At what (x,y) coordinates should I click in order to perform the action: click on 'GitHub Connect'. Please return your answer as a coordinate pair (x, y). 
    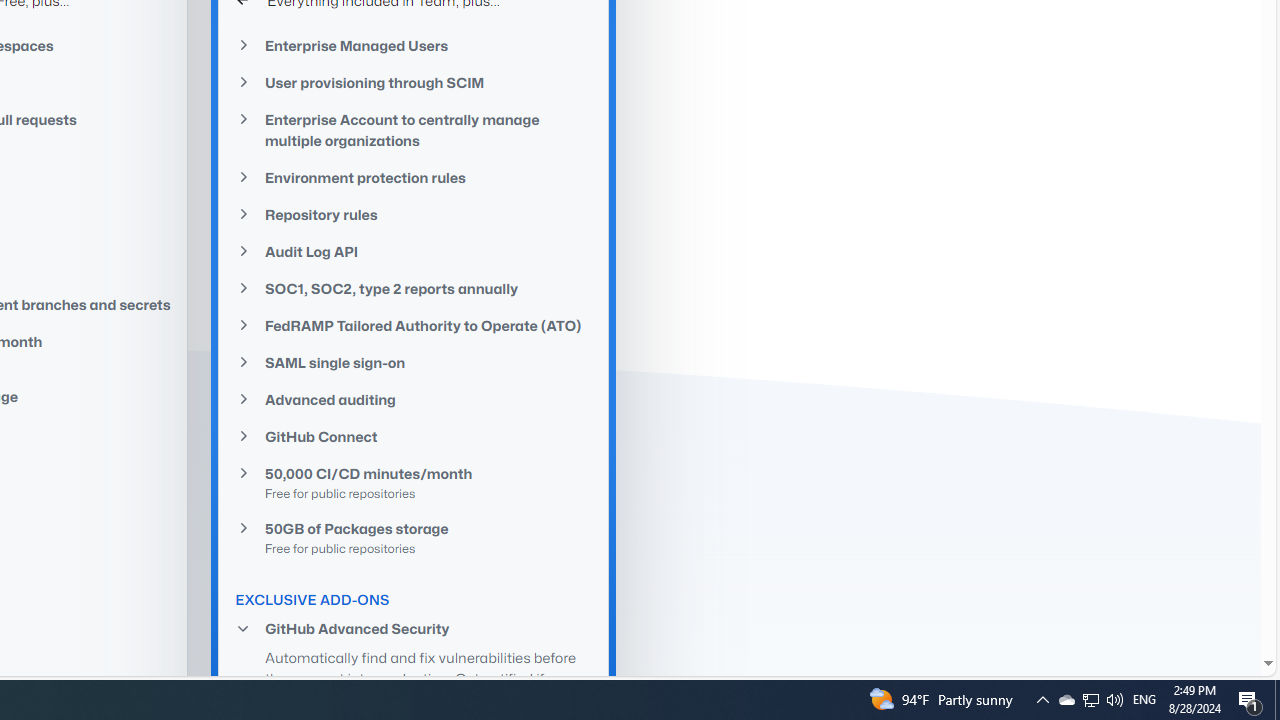
    Looking at the image, I should click on (413, 436).